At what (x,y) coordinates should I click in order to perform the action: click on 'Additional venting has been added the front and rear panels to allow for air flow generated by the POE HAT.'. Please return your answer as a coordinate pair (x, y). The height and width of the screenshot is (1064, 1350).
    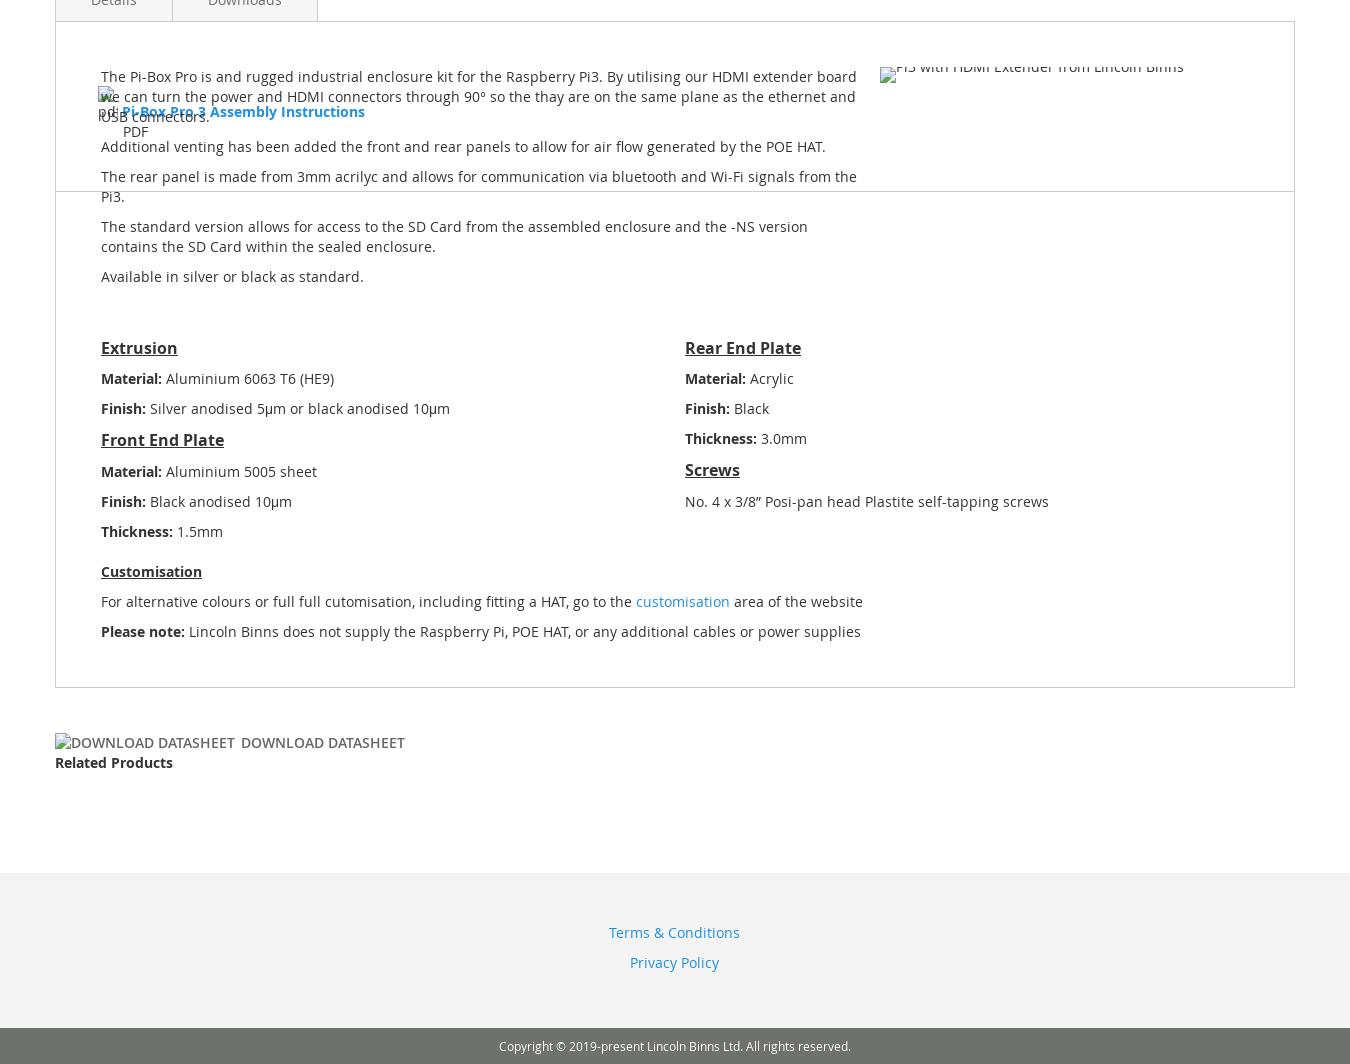
    Looking at the image, I should click on (462, 145).